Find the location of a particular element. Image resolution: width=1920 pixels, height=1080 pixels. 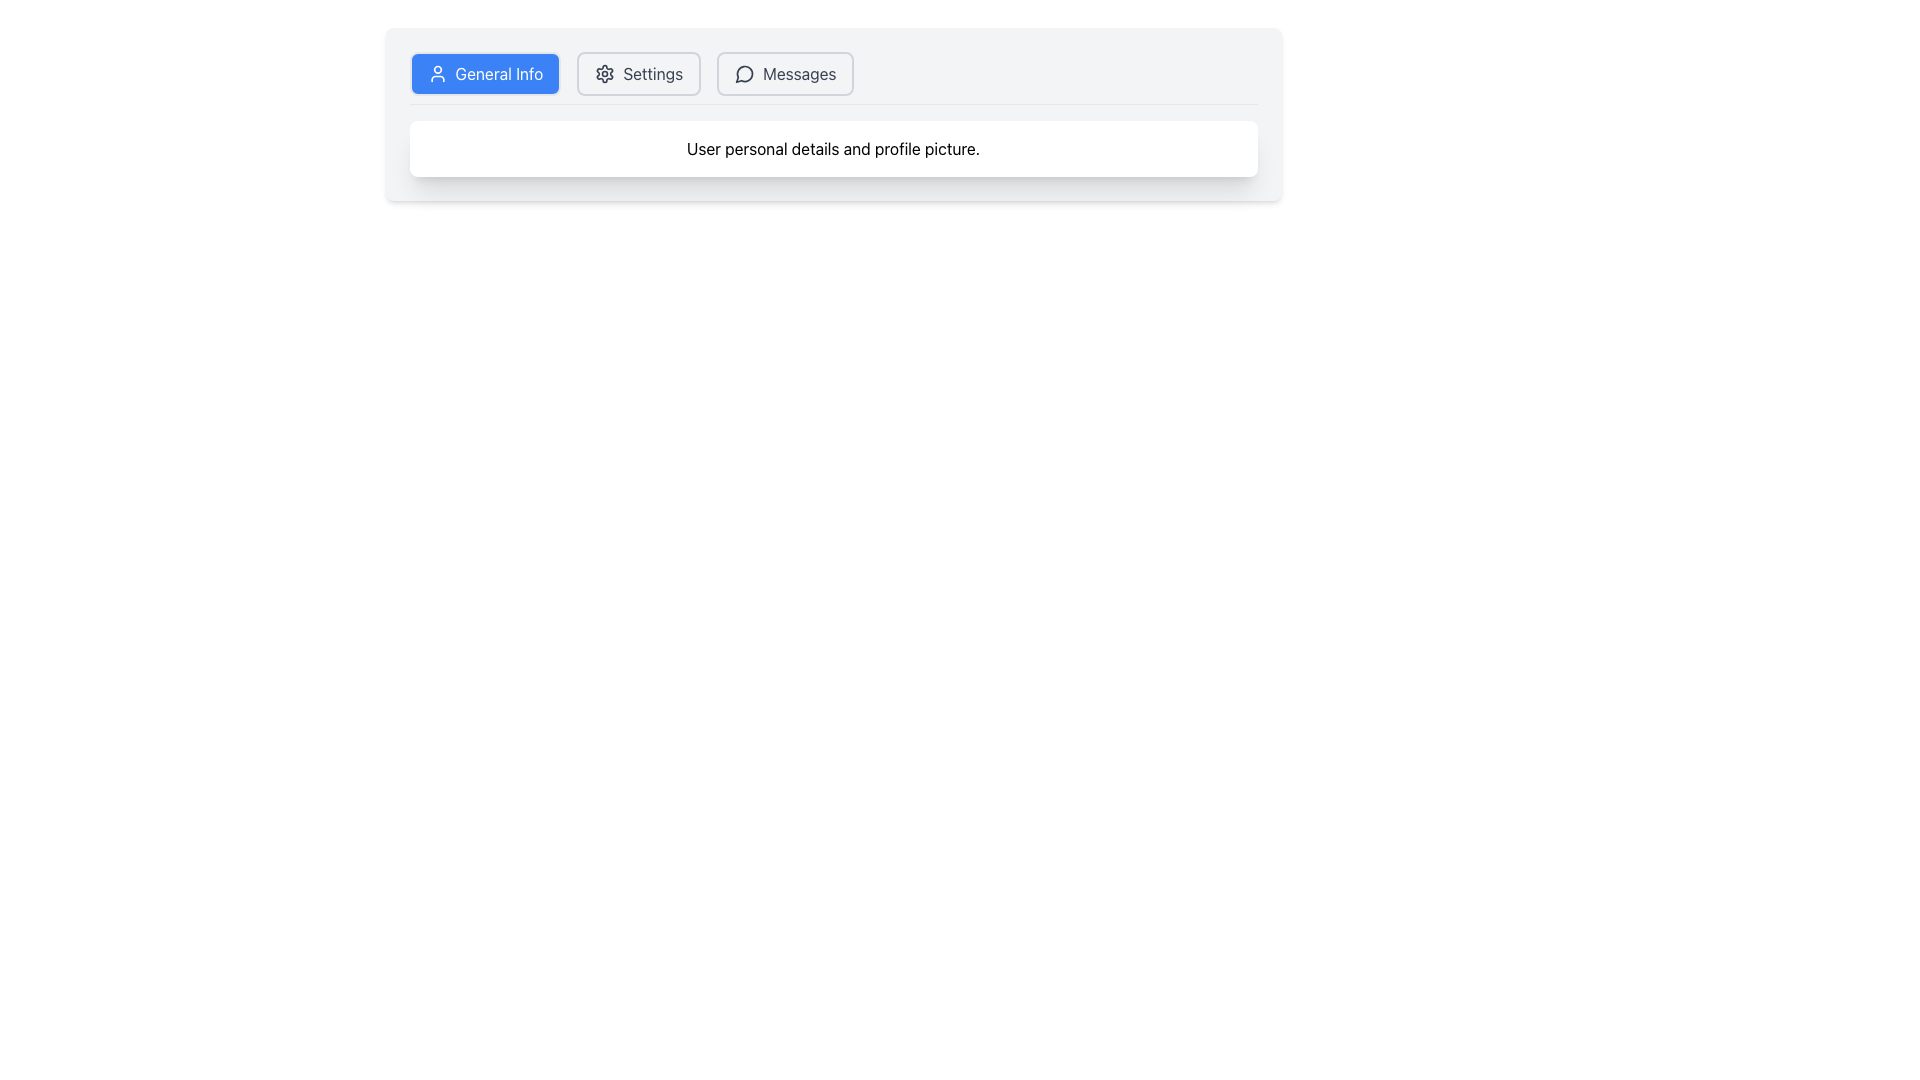

the 'Messages' button with a speech bubble icon is located at coordinates (784, 72).